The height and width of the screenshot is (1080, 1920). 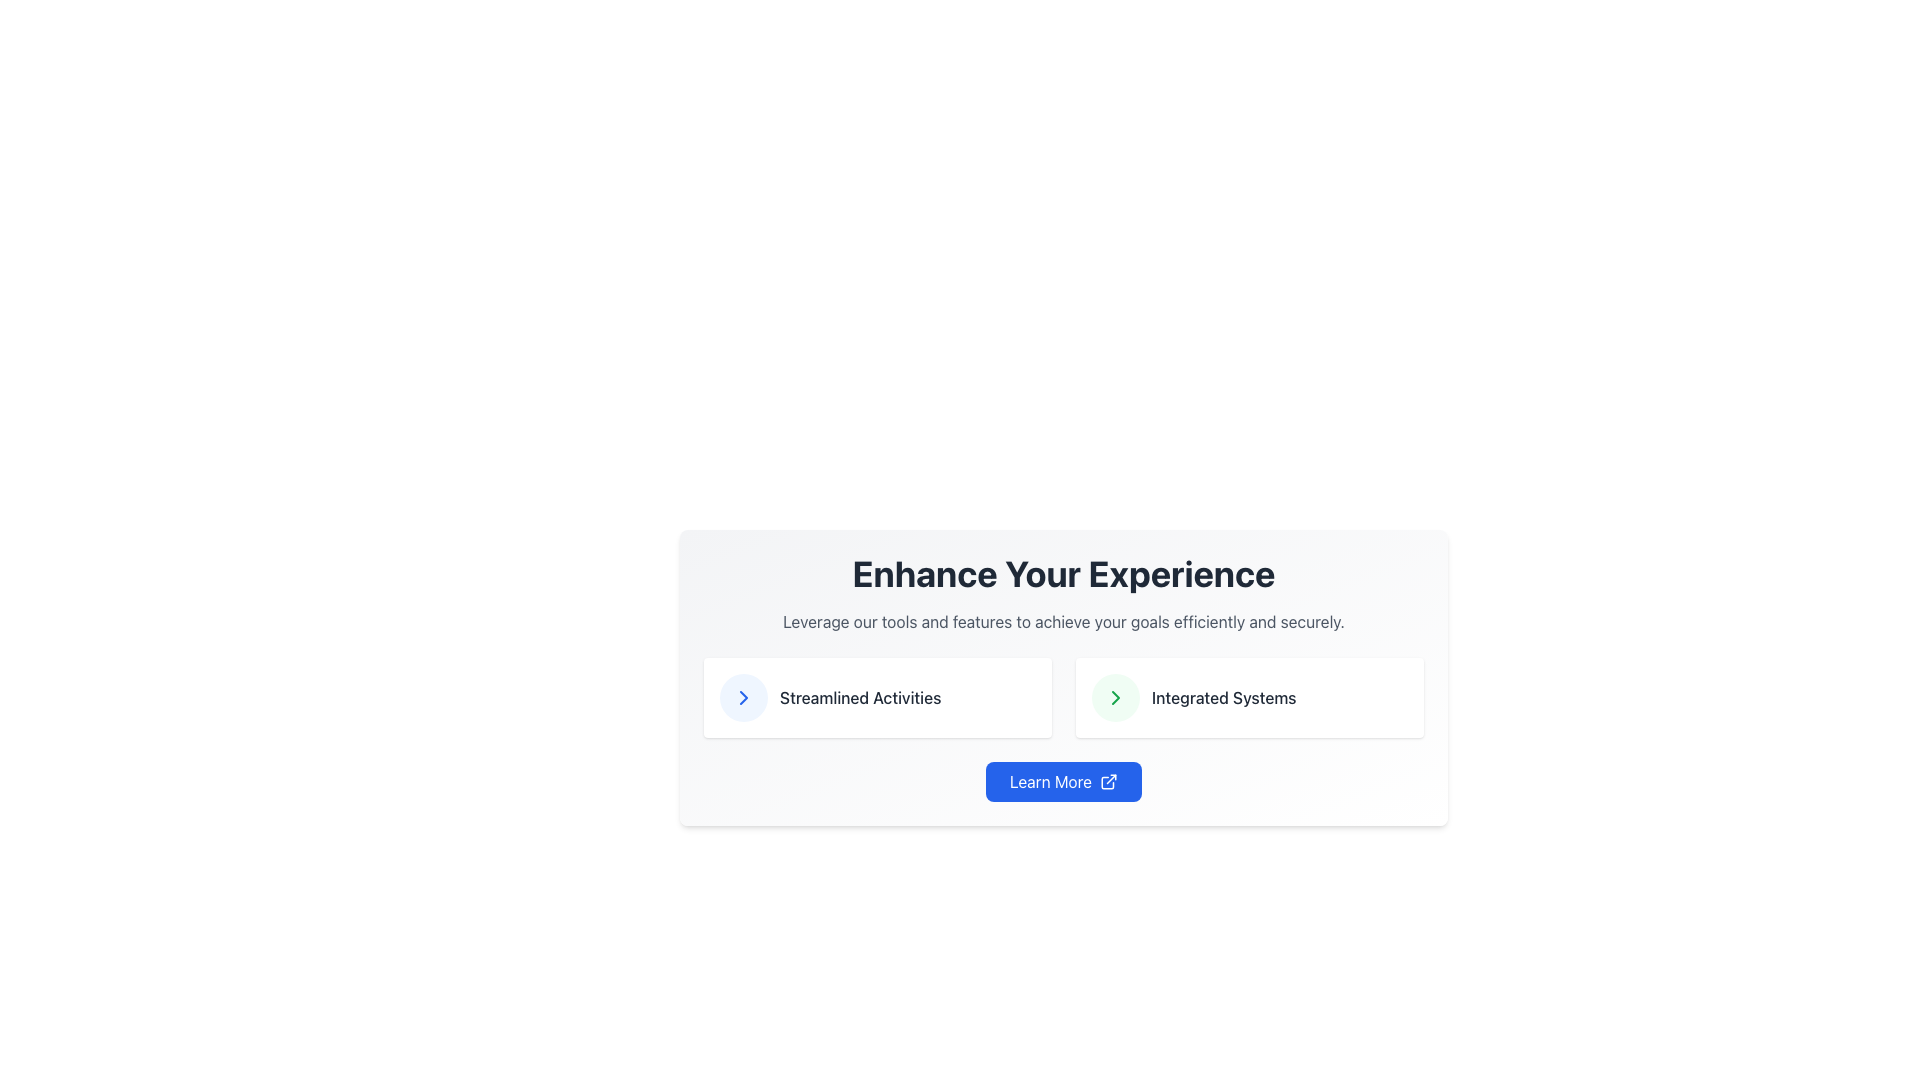 What do you see at coordinates (1115, 697) in the screenshot?
I see `the rightward-pointing chevron icon located inside the darker green circle next to the 'Integrated Systems' label` at bounding box center [1115, 697].